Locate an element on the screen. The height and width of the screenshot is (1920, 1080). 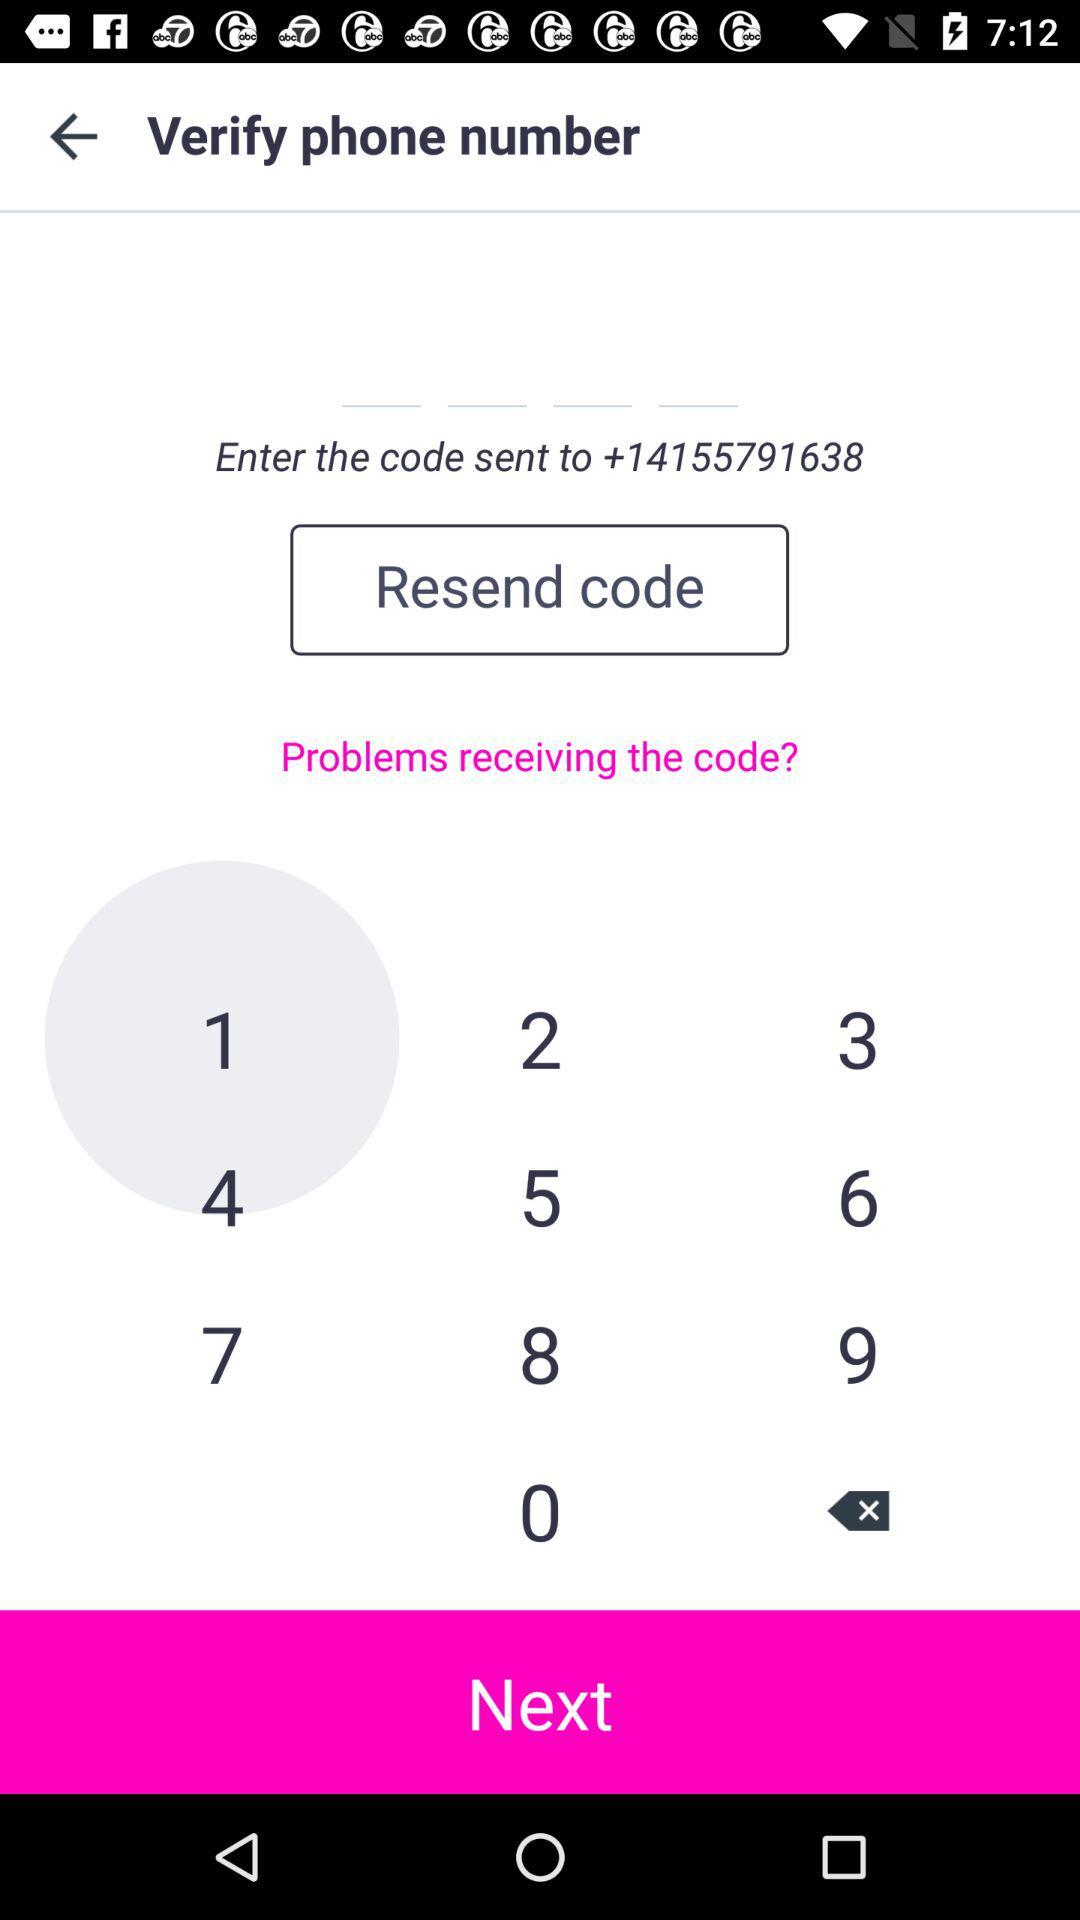
the button 8 on the web page is located at coordinates (540, 1353).